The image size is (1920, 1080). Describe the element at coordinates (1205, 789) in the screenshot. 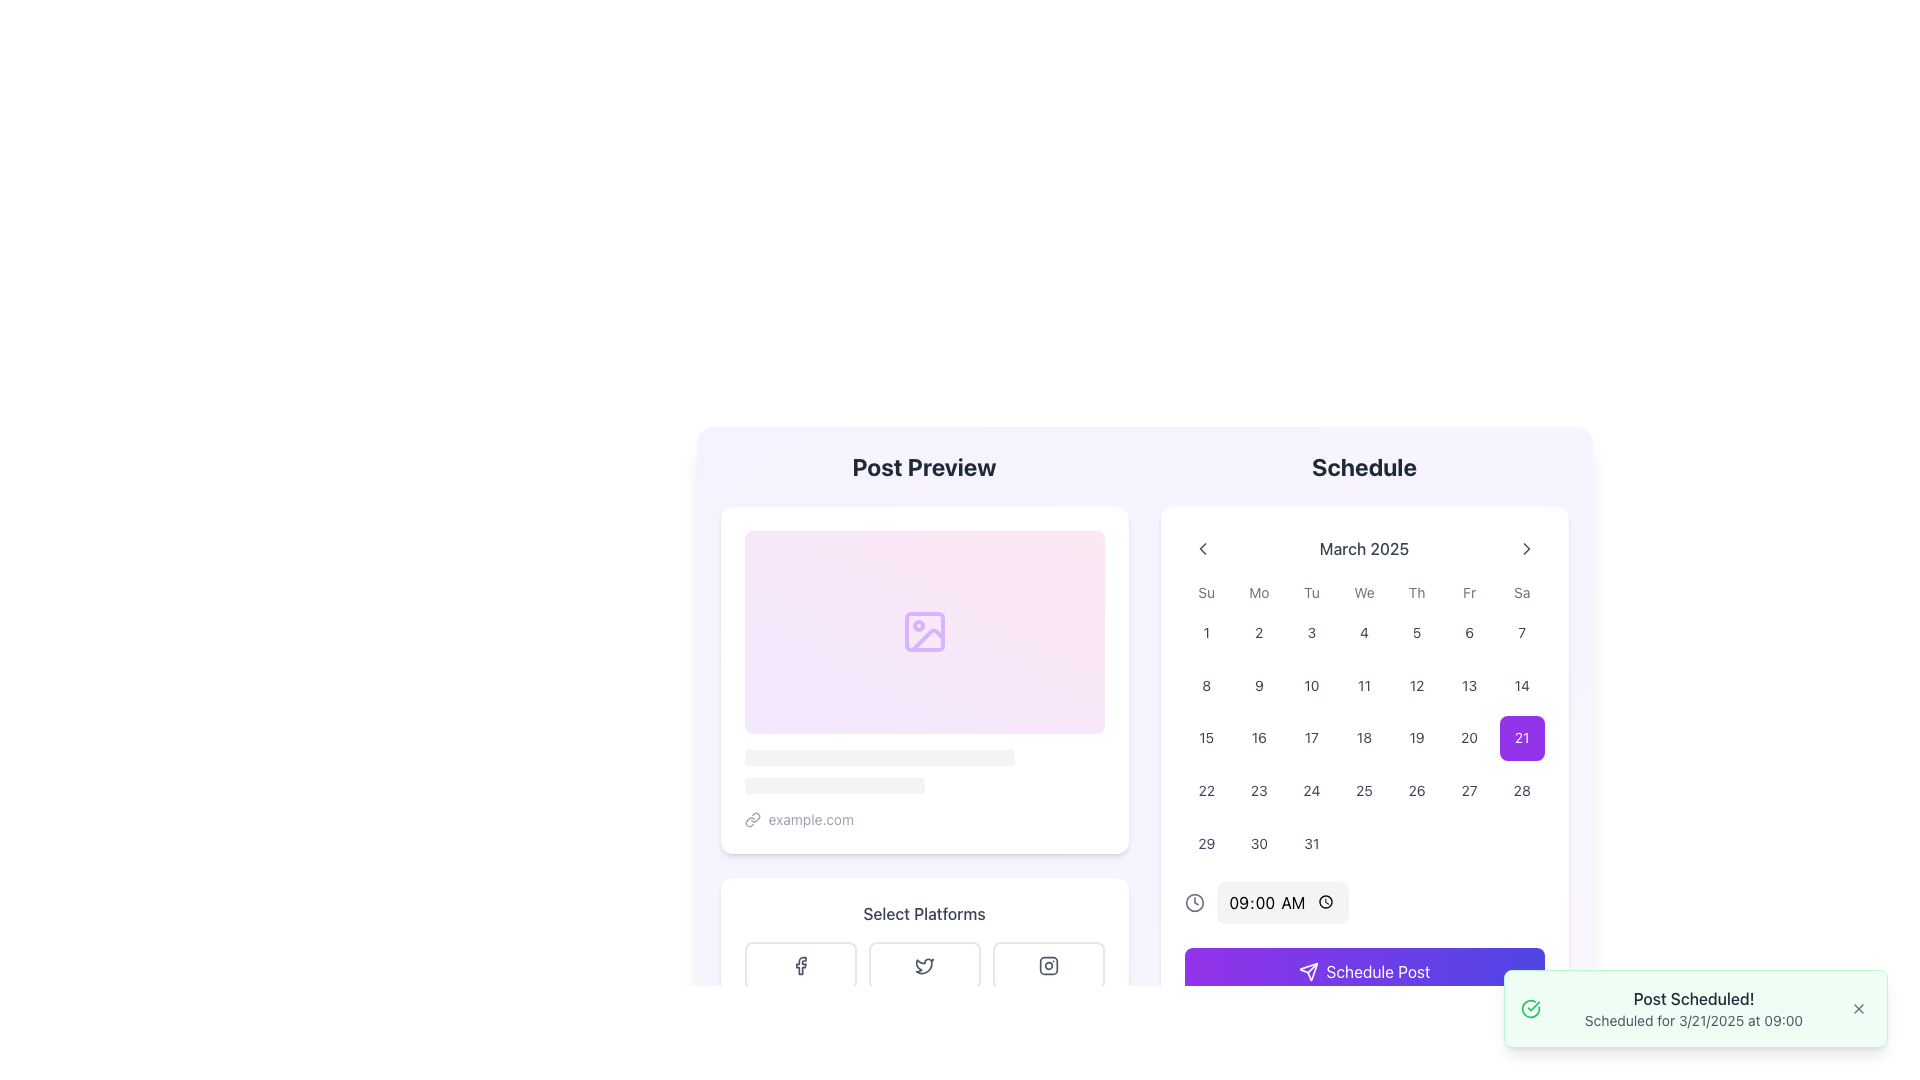

I see `the square button with a white background and the text '22'` at that location.